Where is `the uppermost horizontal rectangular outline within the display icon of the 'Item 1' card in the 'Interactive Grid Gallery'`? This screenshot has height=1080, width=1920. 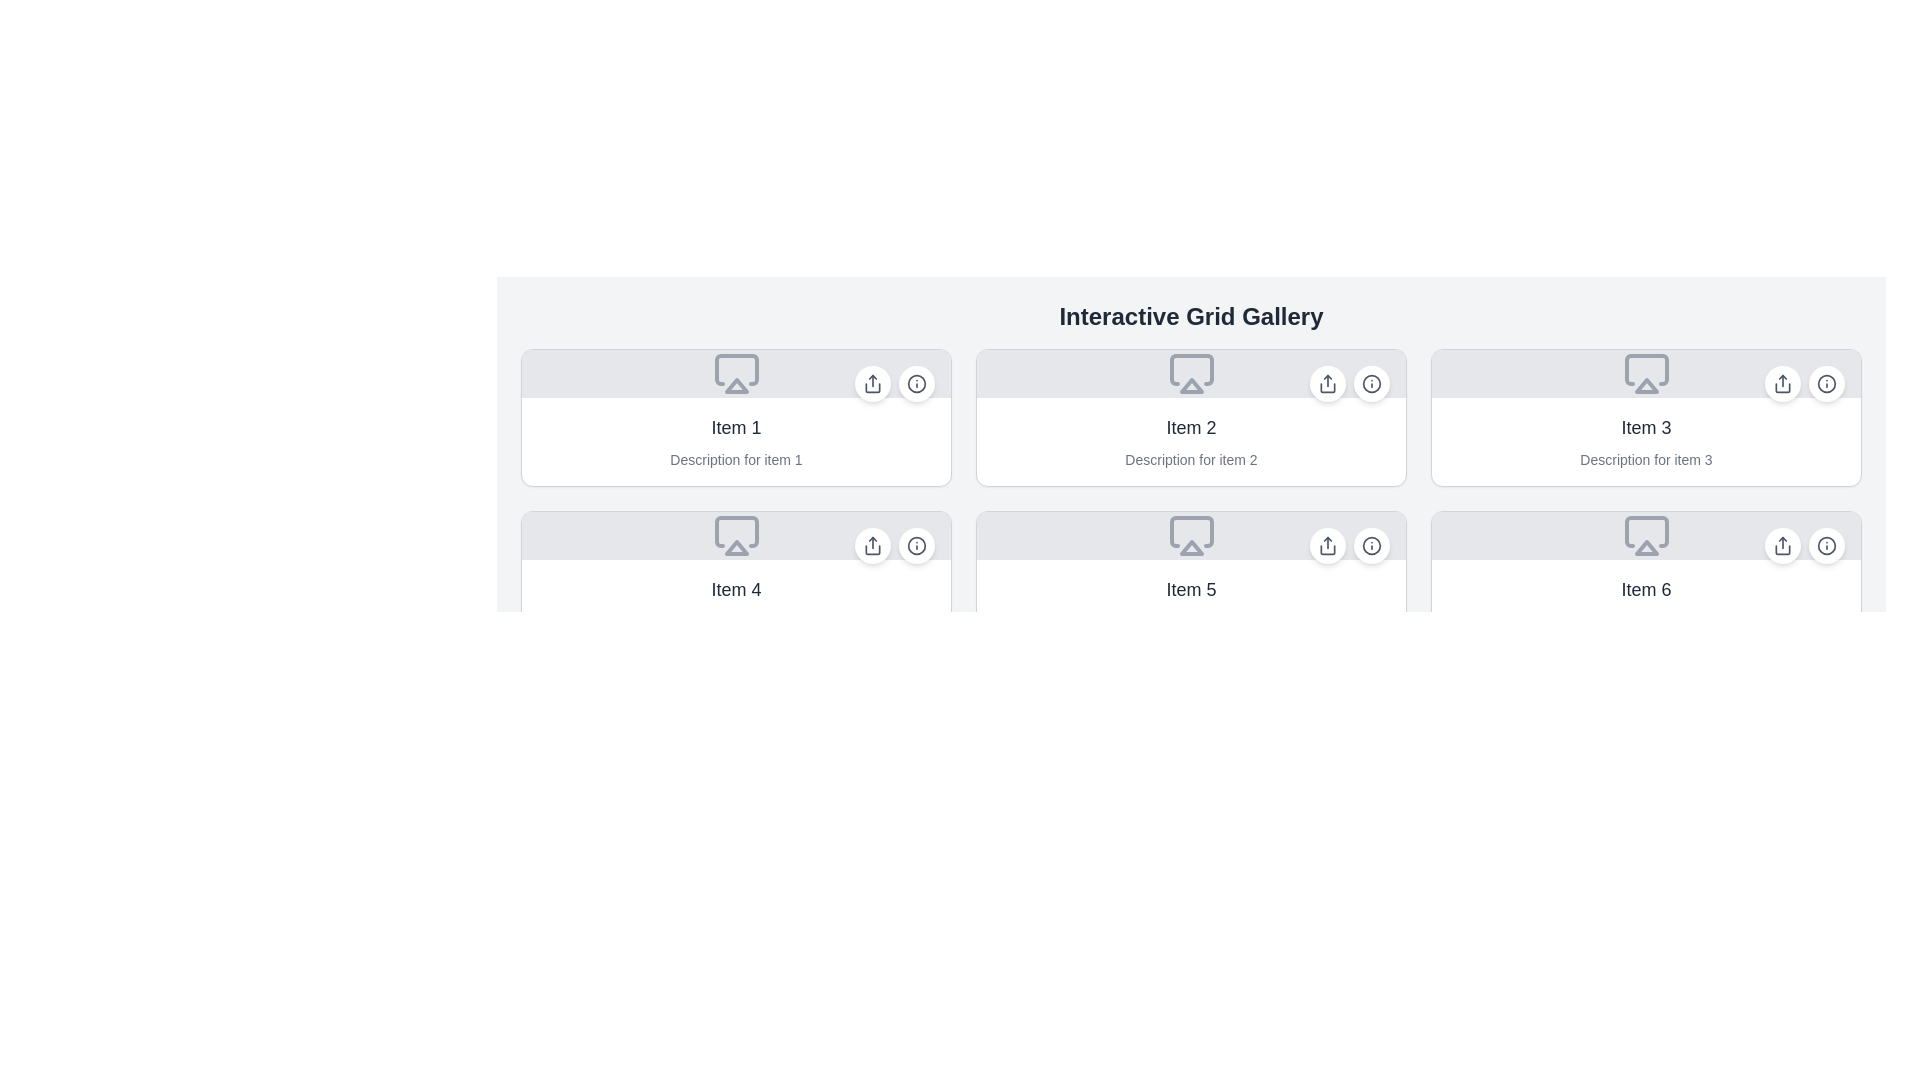 the uppermost horizontal rectangular outline within the display icon of the 'Item 1' card in the 'Interactive Grid Gallery' is located at coordinates (735, 370).